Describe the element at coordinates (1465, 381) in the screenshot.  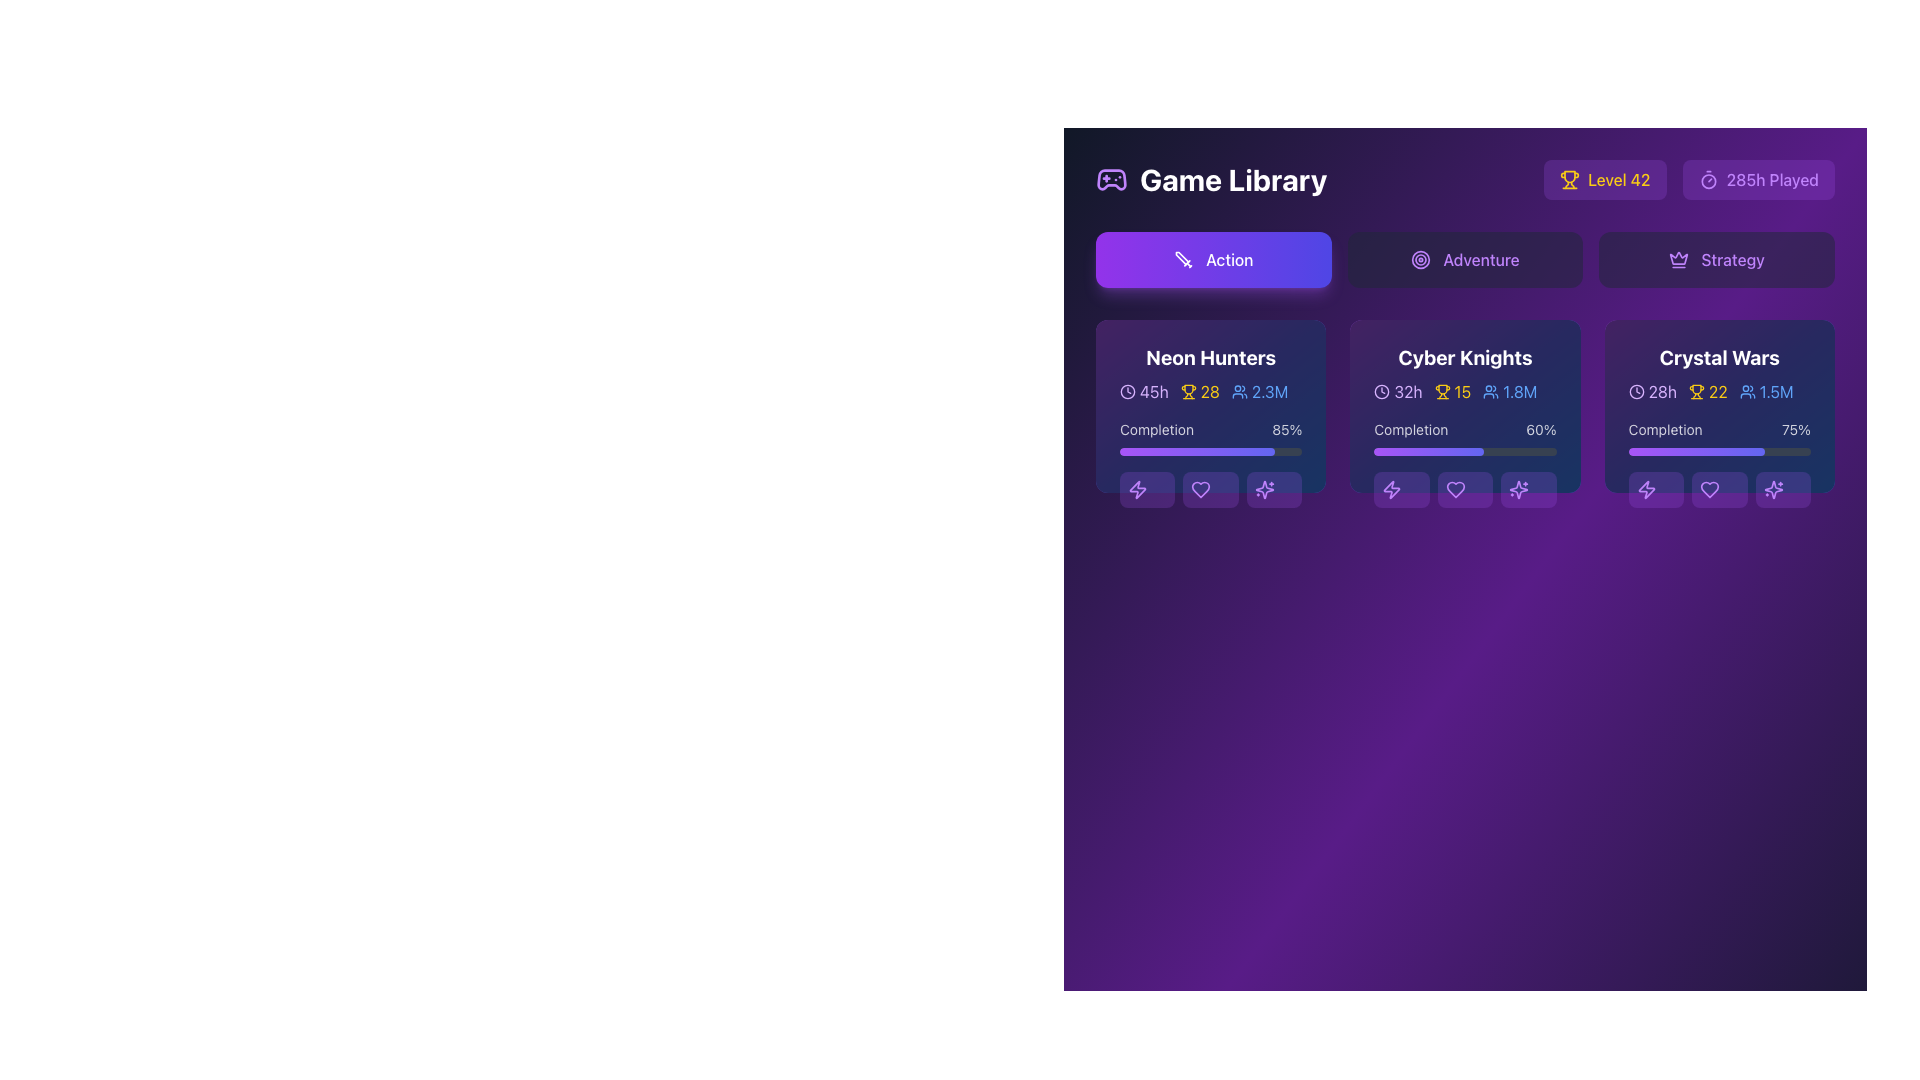
I see `the 'Cyber Knights' Text and Icon Display which shows game statistics including '32h', a yellow trophy icon, and '1.8M' on a dark background, located in the second column of the Action game category section` at that location.